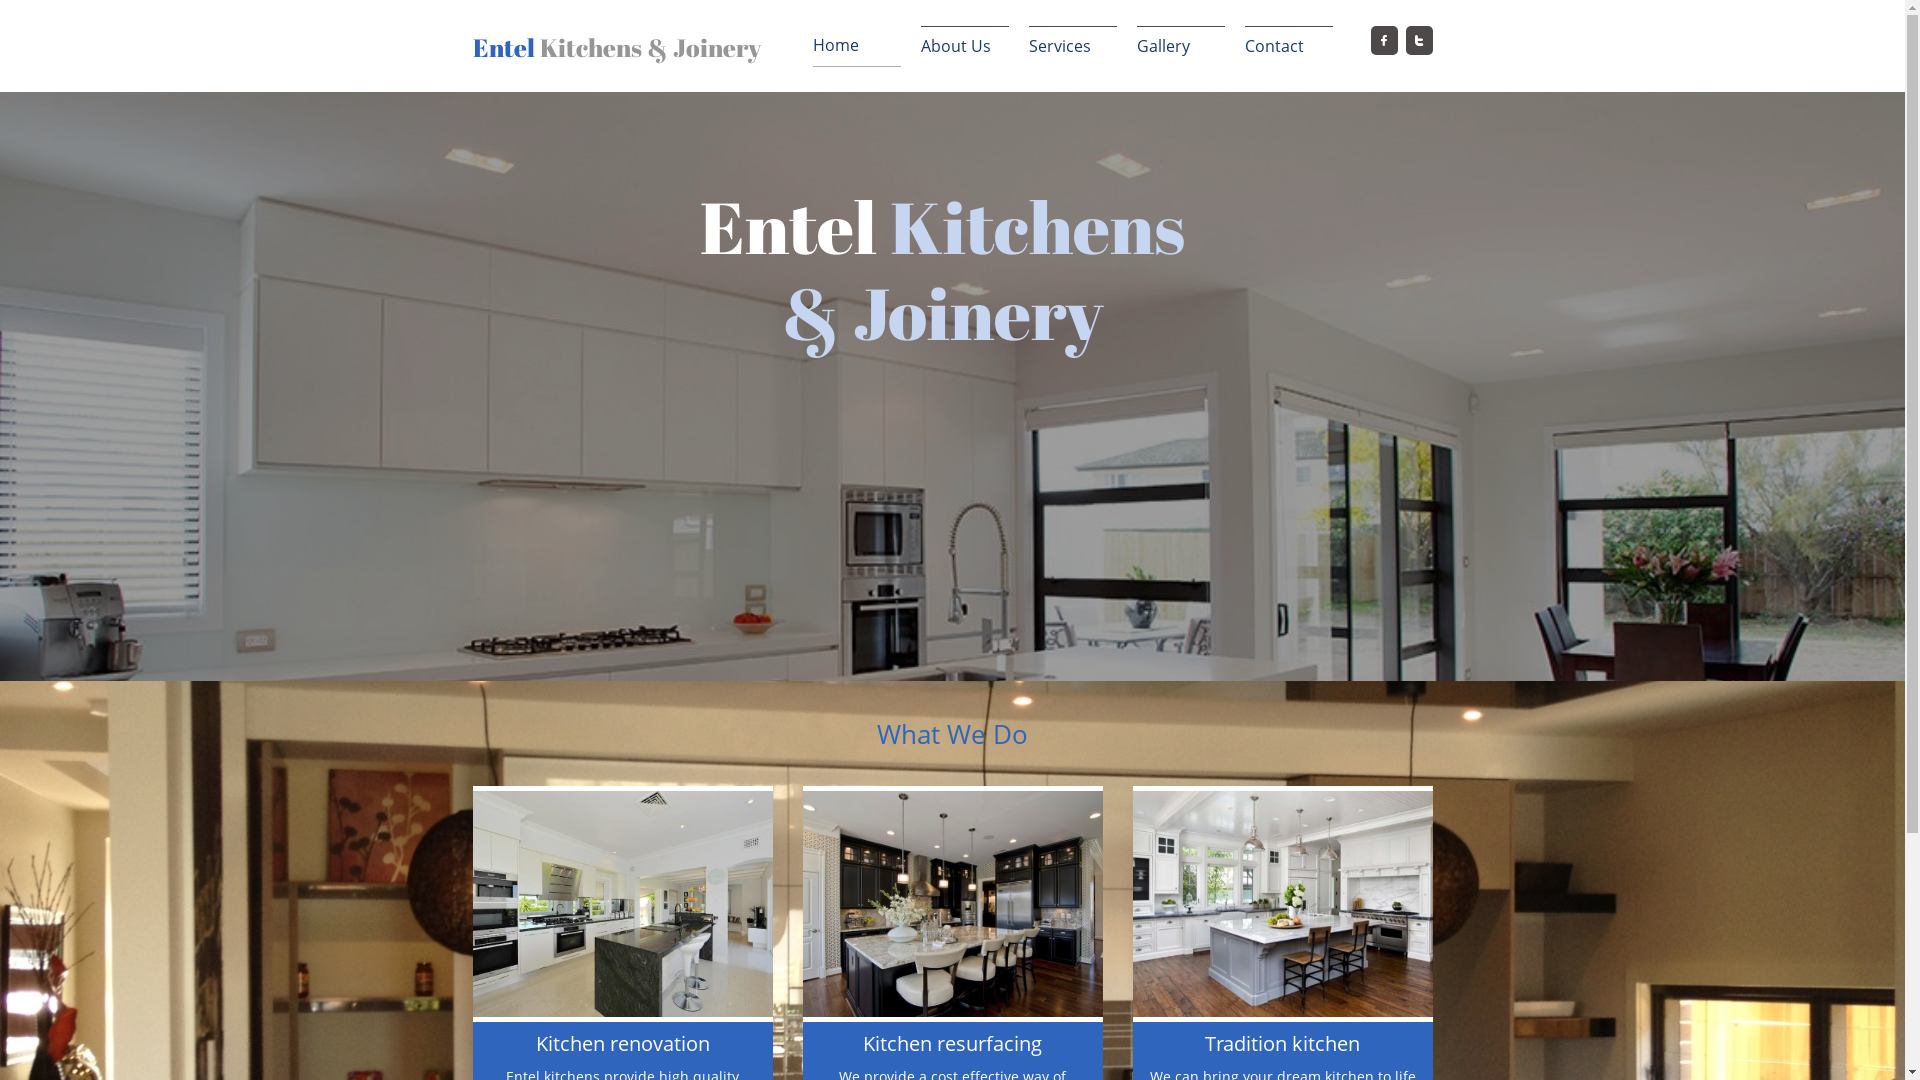 Image resolution: width=1920 pixels, height=1080 pixels. Describe the element at coordinates (964, 45) in the screenshot. I see `'About Us'` at that location.